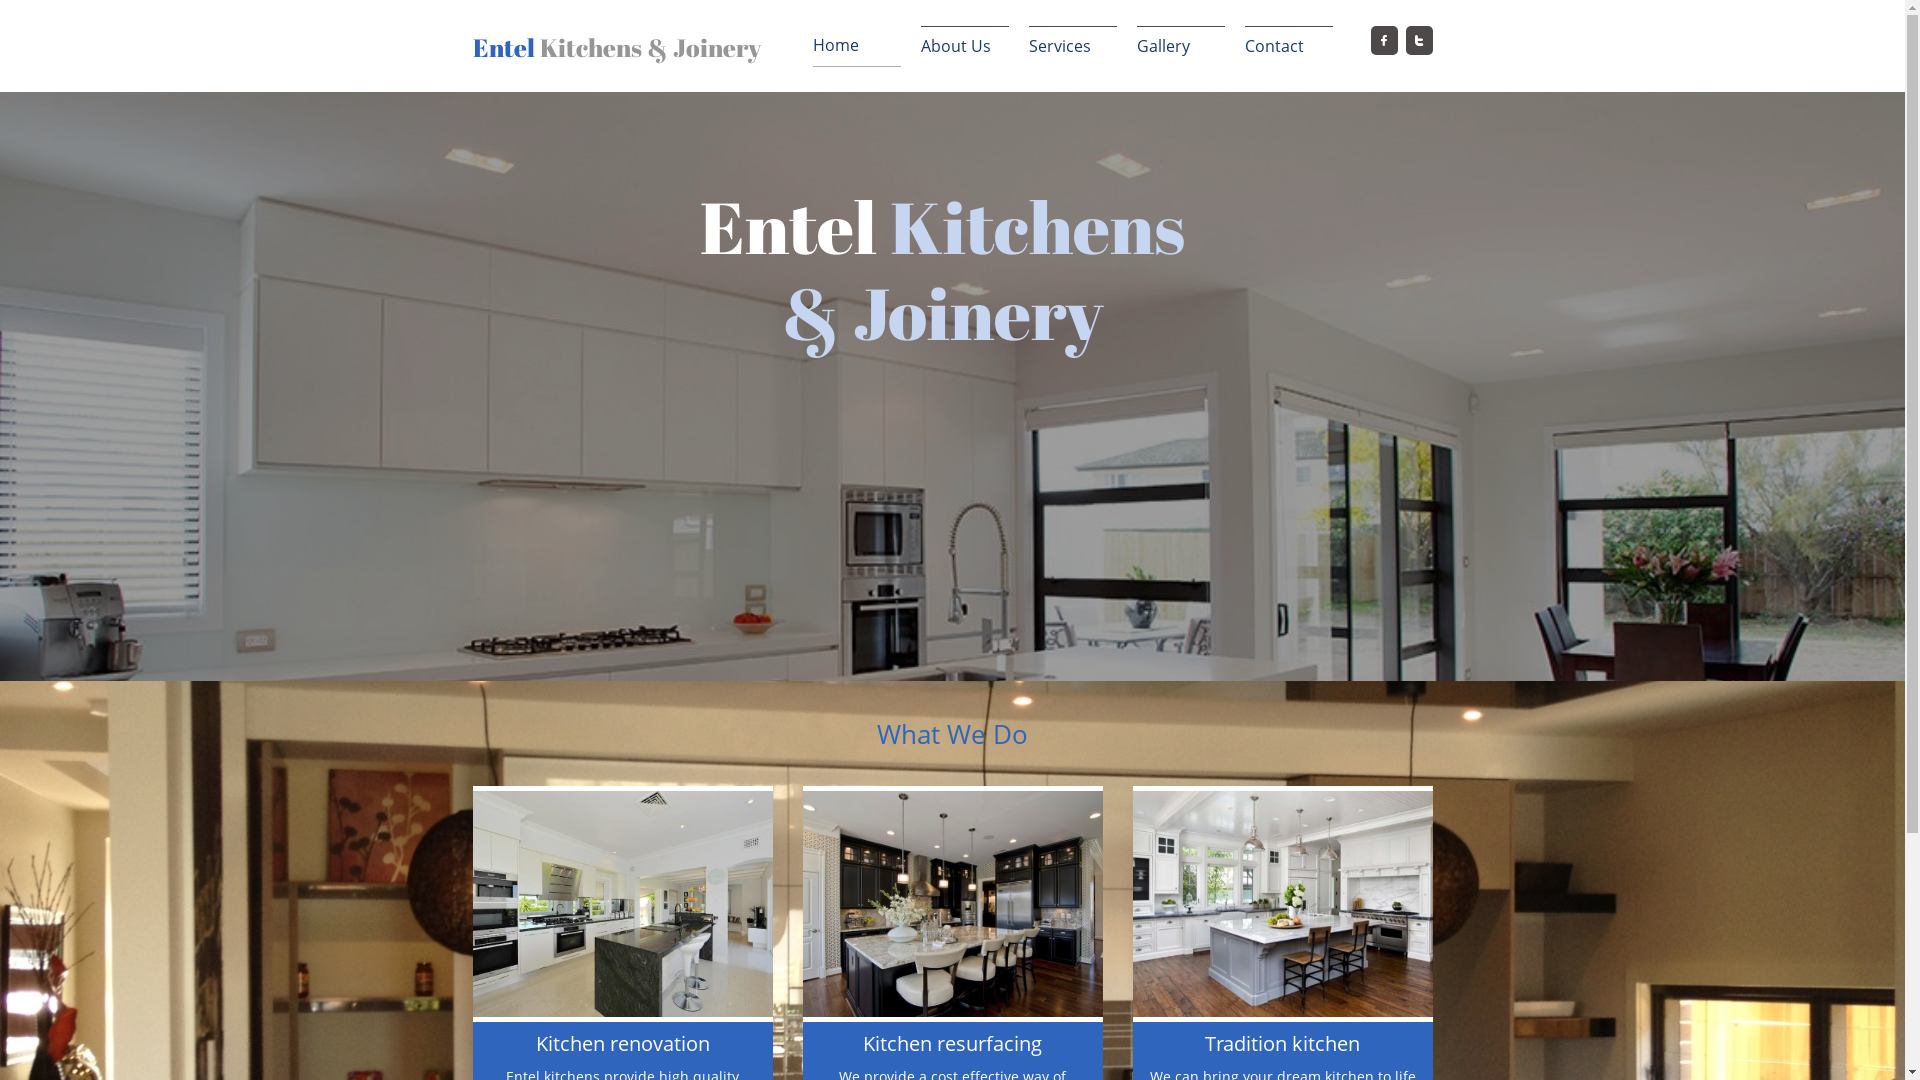 Image resolution: width=1920 pixels, height=1080 pixels. Describe the element at coordinates (964, 45) in the screenshot. I see `'About Us'` at that location.